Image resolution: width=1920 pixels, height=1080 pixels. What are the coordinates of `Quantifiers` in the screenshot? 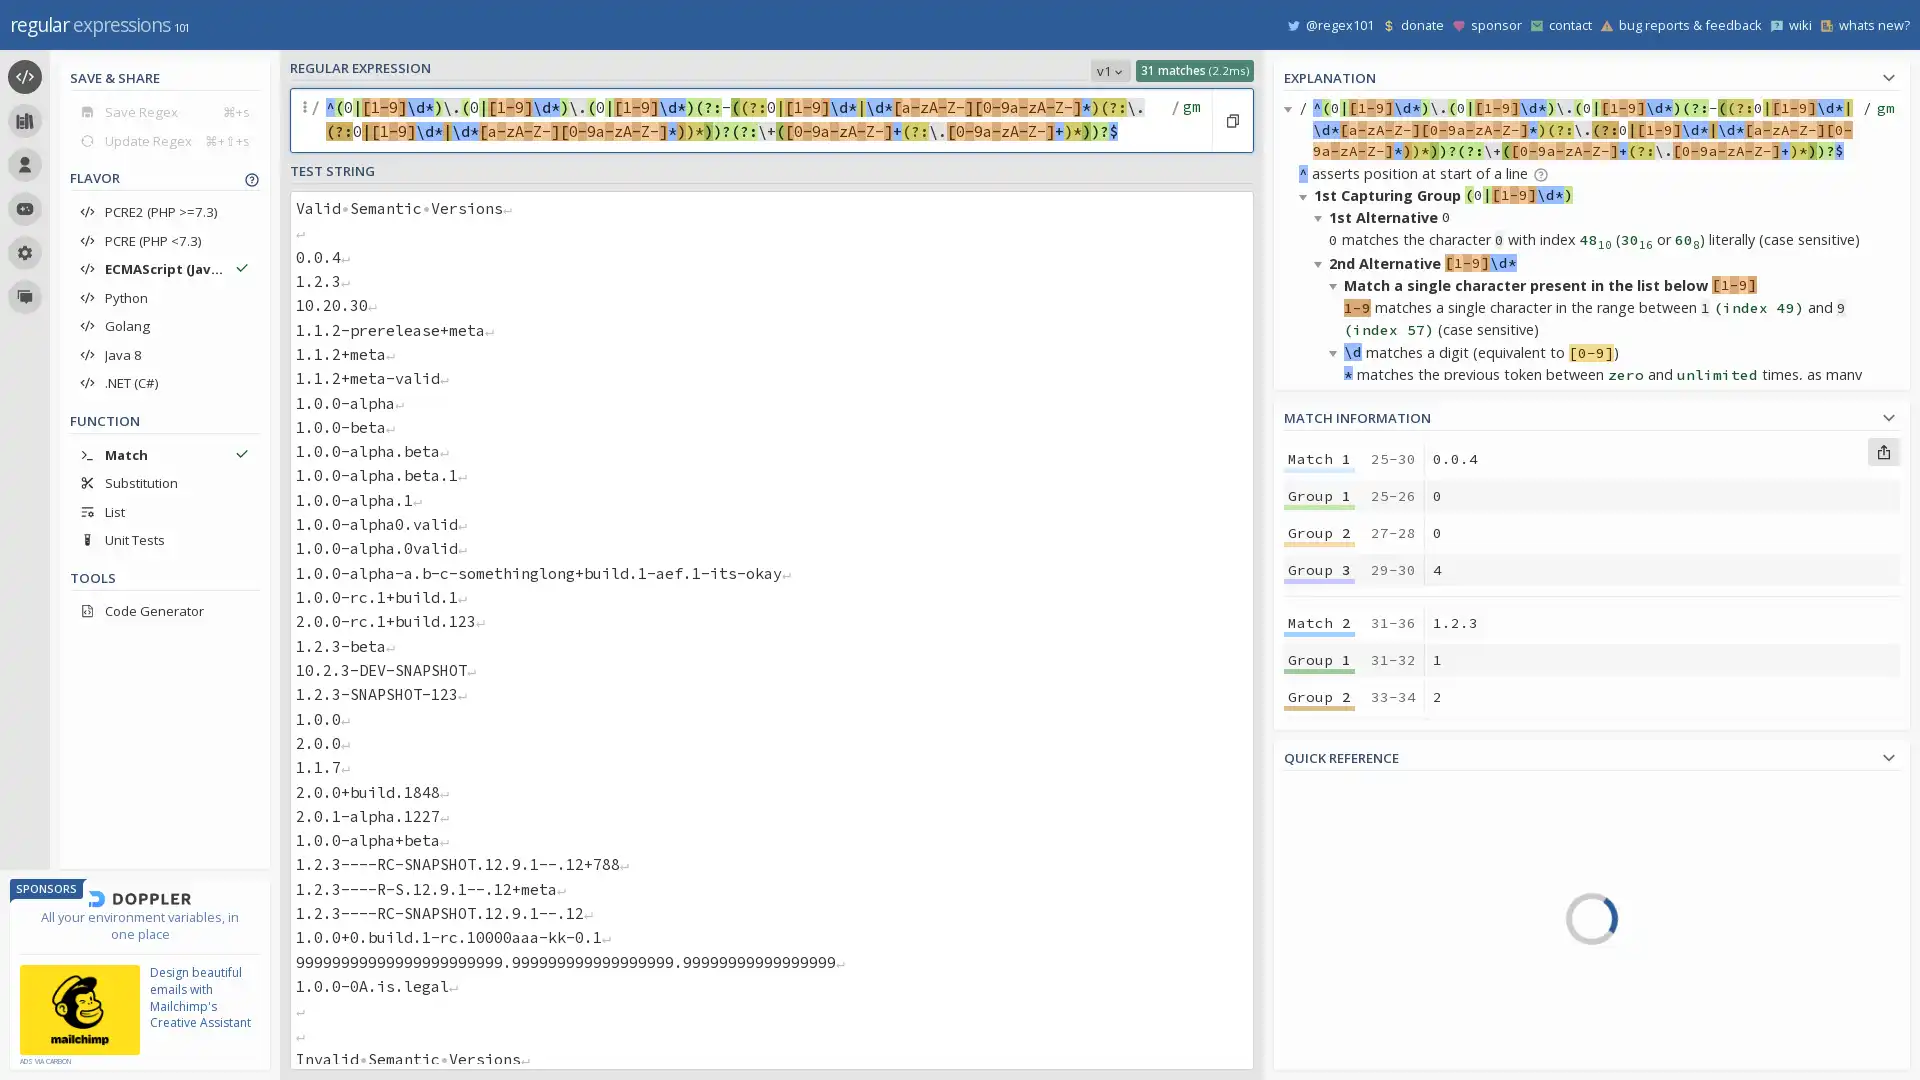 It's located at (1377, 971).